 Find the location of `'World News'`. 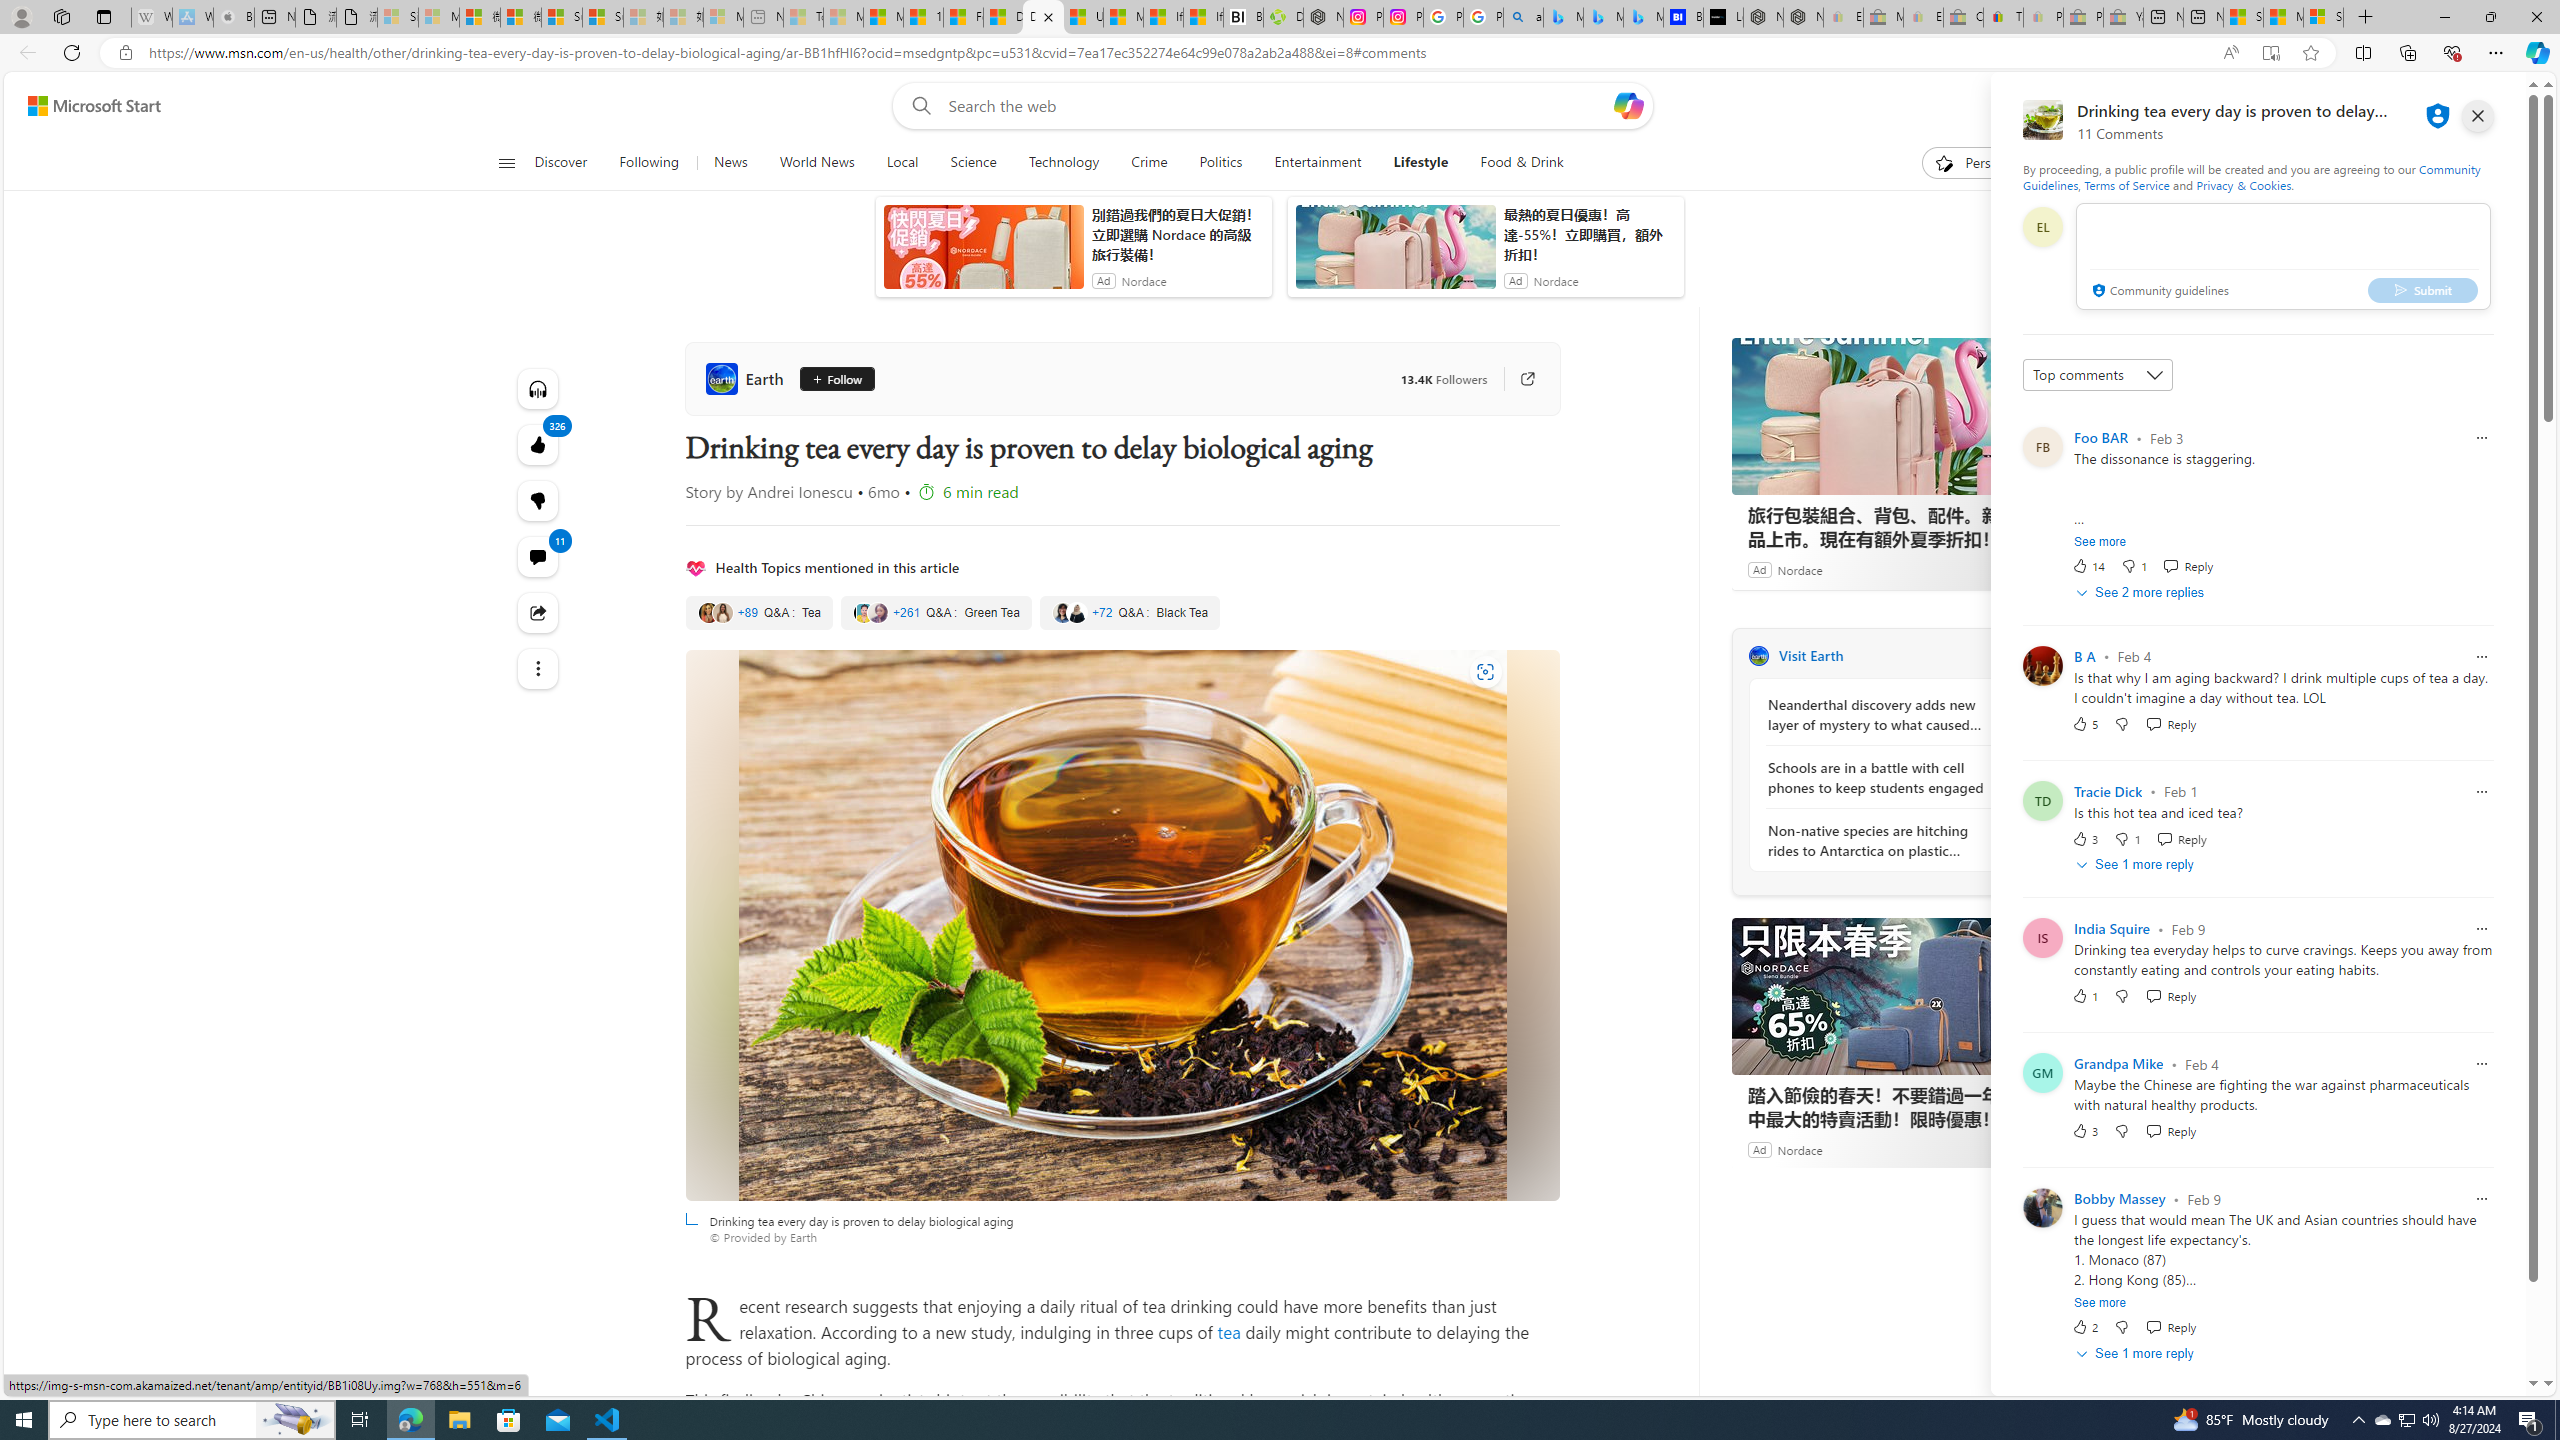

'World News' is located at coordinates (815, 162).